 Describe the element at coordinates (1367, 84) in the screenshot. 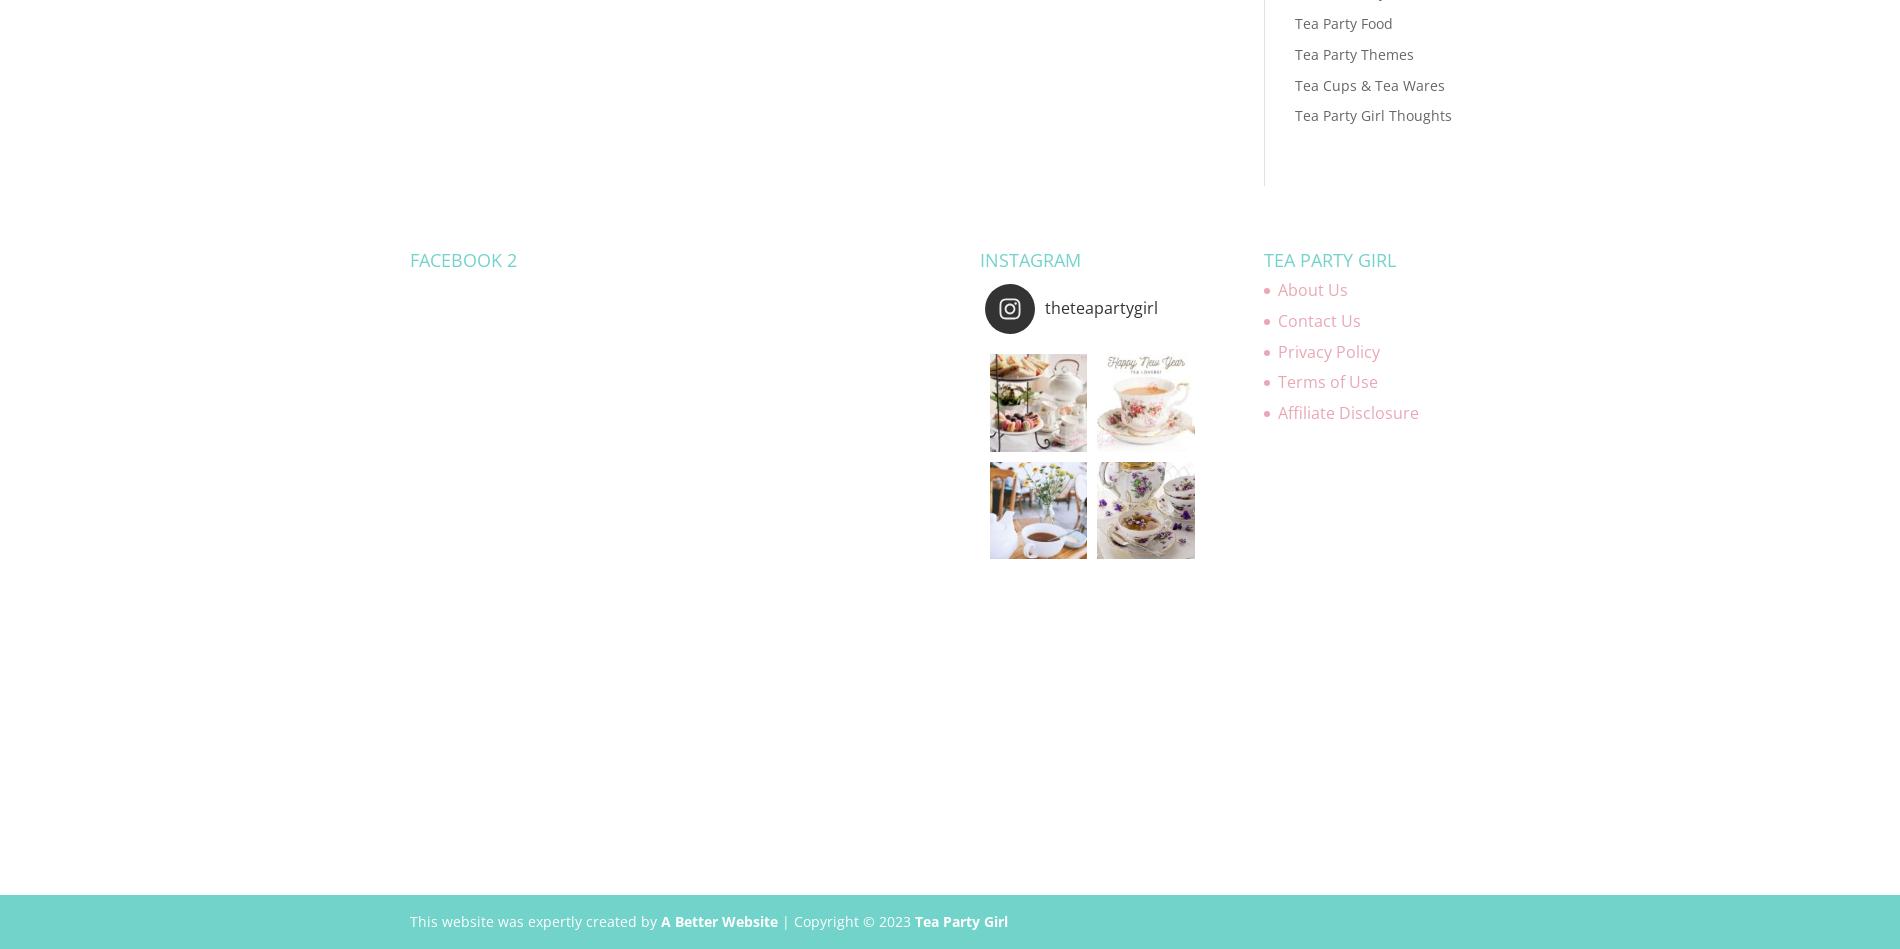

I see `'Tea Cups & Tea Wares'` at that location.